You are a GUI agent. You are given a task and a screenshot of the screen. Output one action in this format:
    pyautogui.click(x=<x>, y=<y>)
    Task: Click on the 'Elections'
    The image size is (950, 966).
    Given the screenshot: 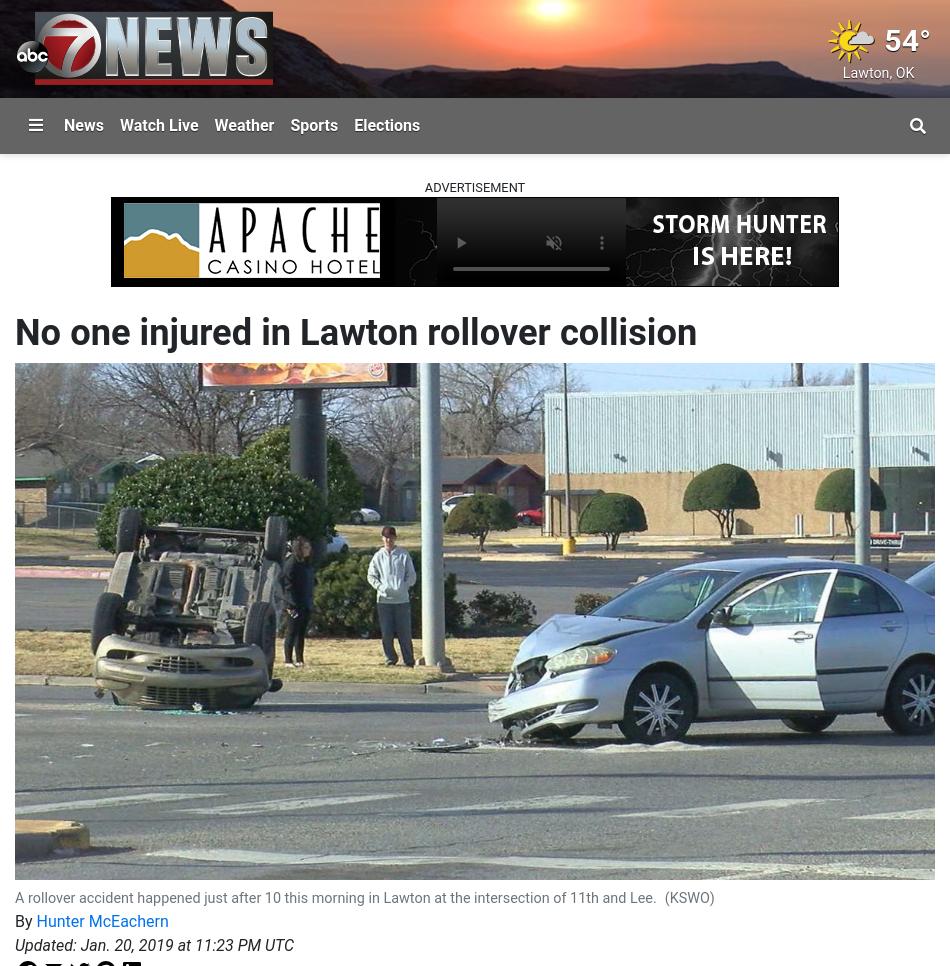 What is the action you would take?
    pyautogui.click(x=386, y=124)
    